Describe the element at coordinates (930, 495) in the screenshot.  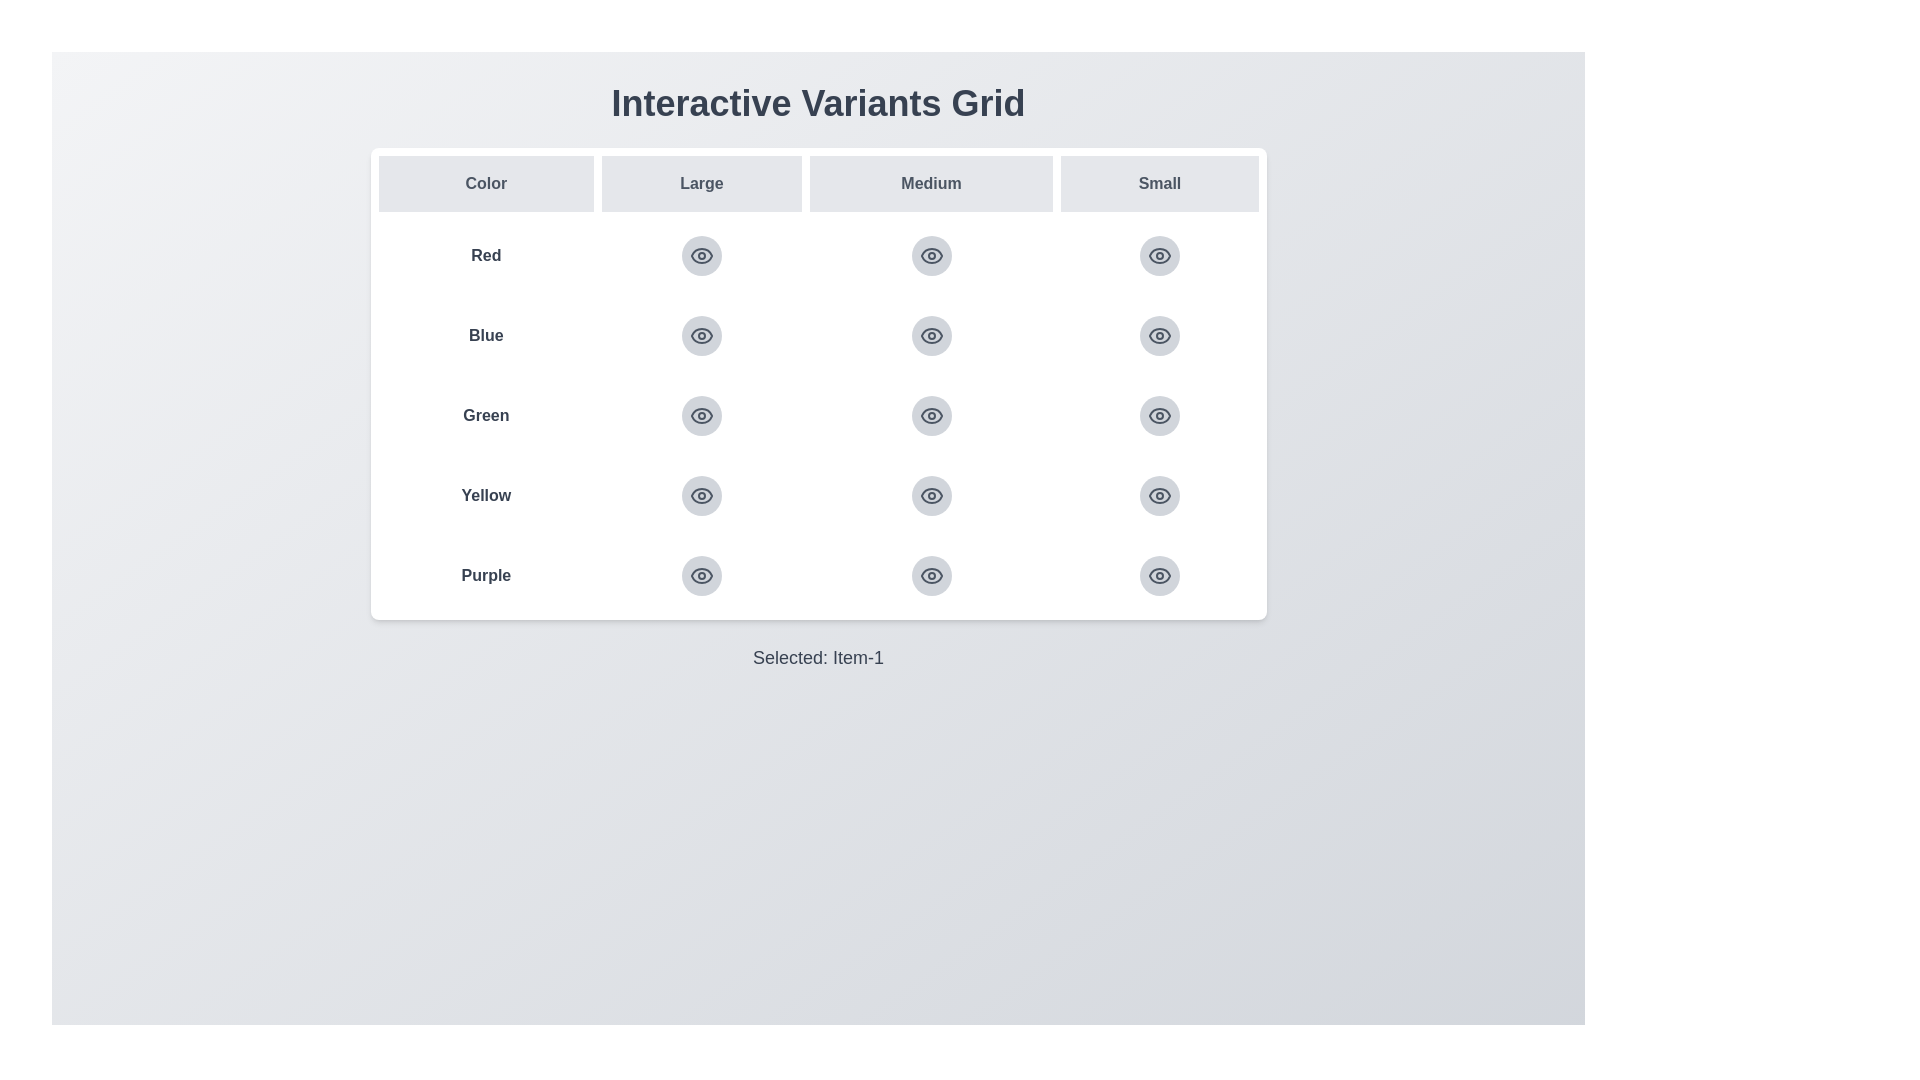
I see `the SVG icon resembling a stylized eye, located in the 'Medium' column under the 'Yellow' row of the grid layout` at that location.